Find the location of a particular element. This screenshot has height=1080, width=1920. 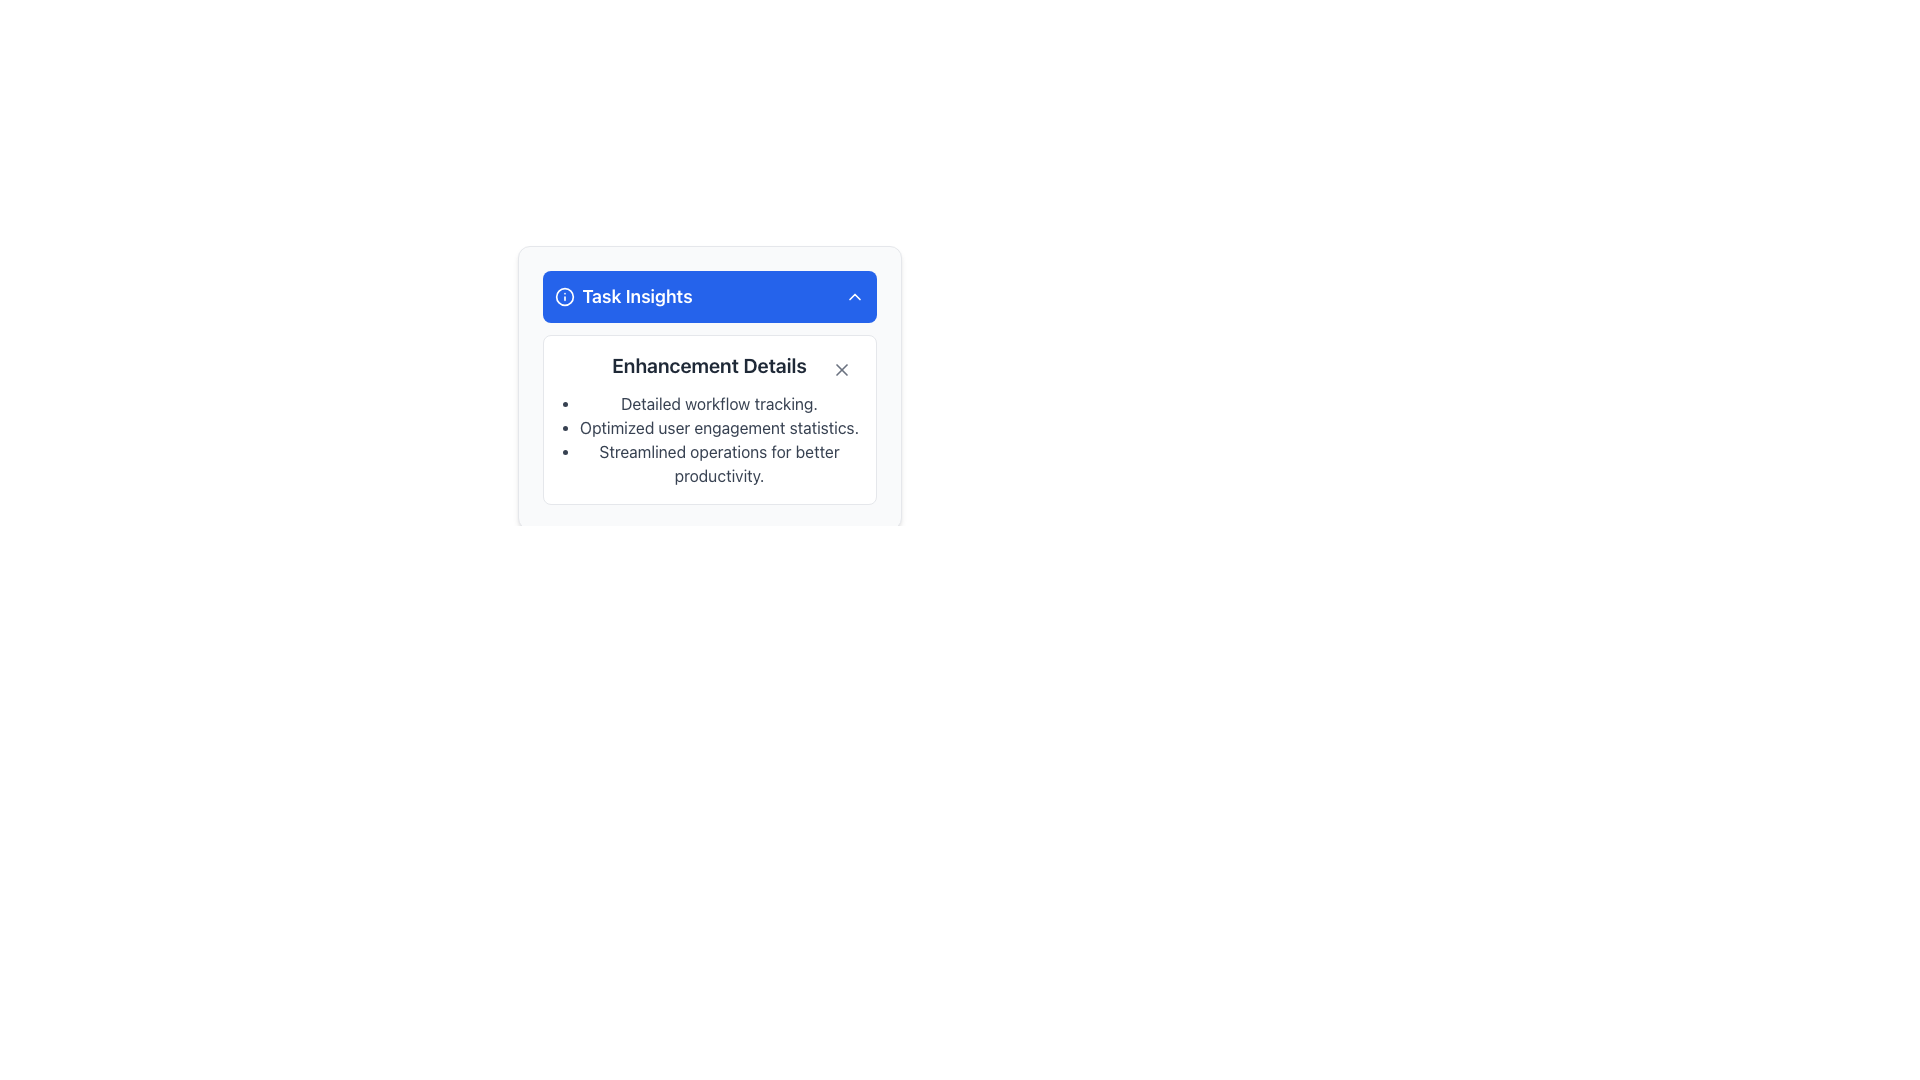

text element displaying 'Optimized user engagement statistics.' located within a white rectangular panel under the heading 'Enhancement Details' in the 'Task Insights' section is located at coordinates (719, 427).